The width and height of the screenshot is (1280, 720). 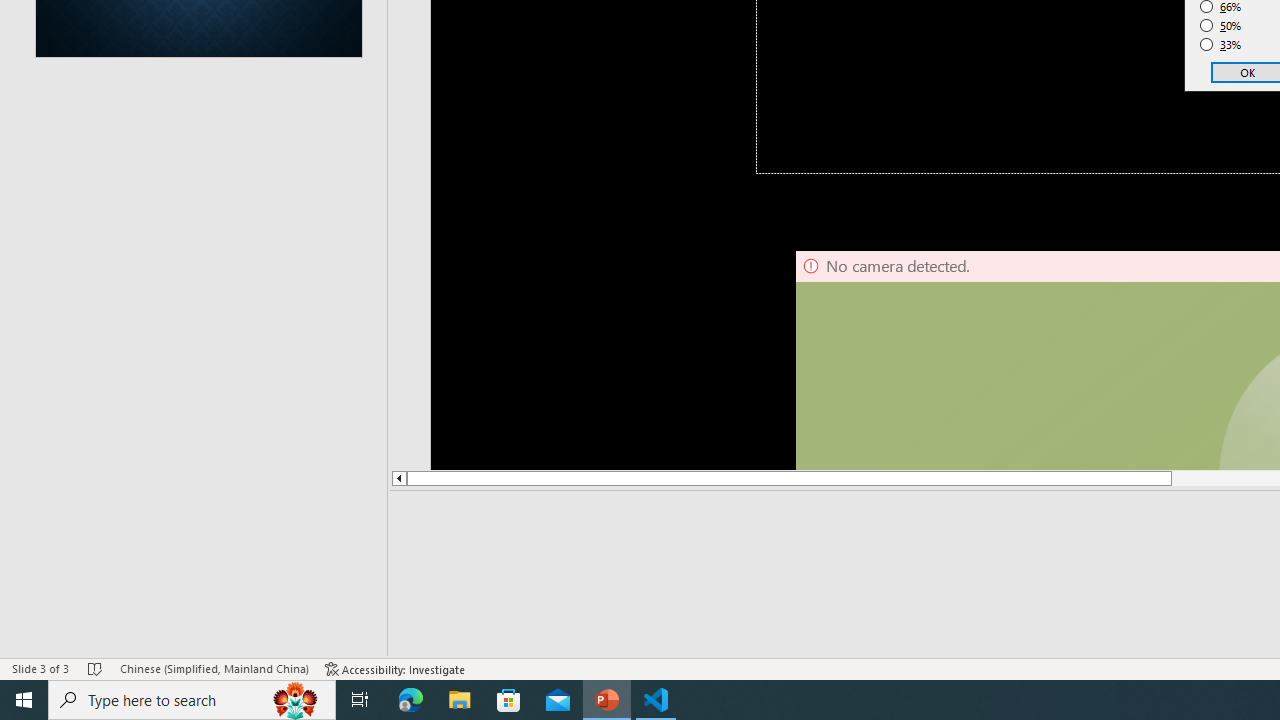 I want to click on '33%', so click(x=1220, y=45).